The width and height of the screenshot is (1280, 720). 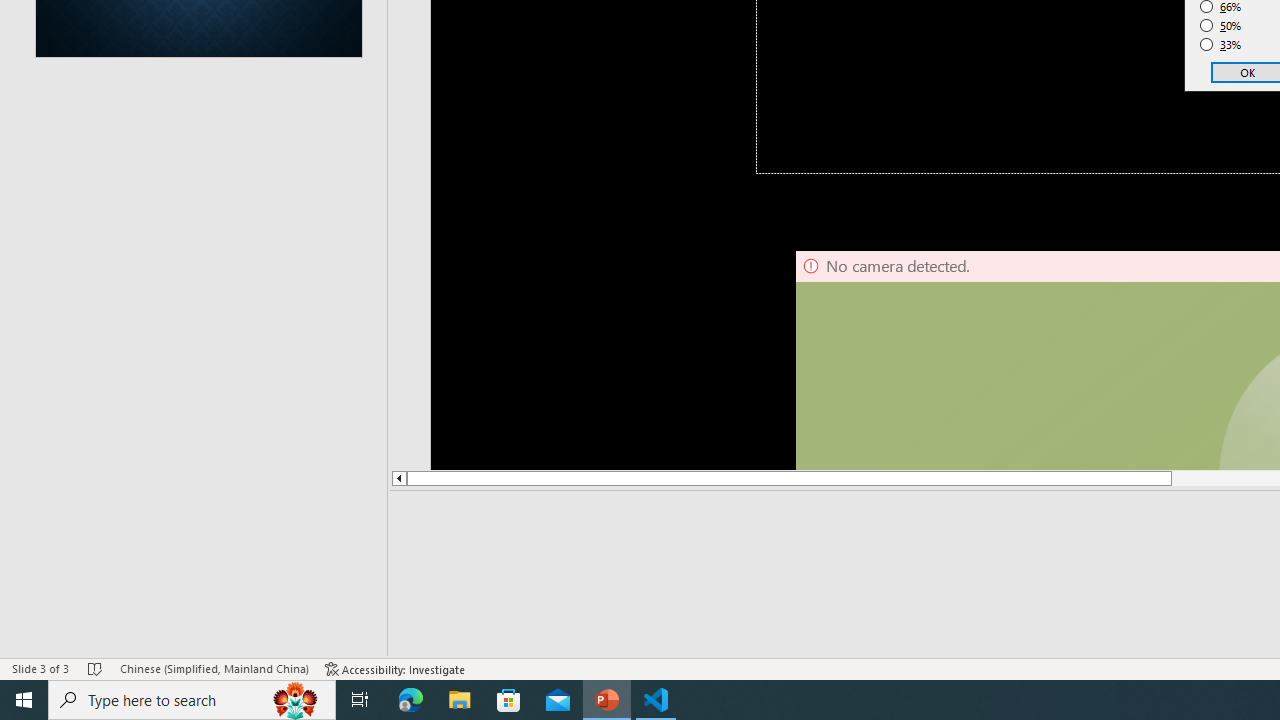 I want to click on '33%', so click(x=1220, y=45).